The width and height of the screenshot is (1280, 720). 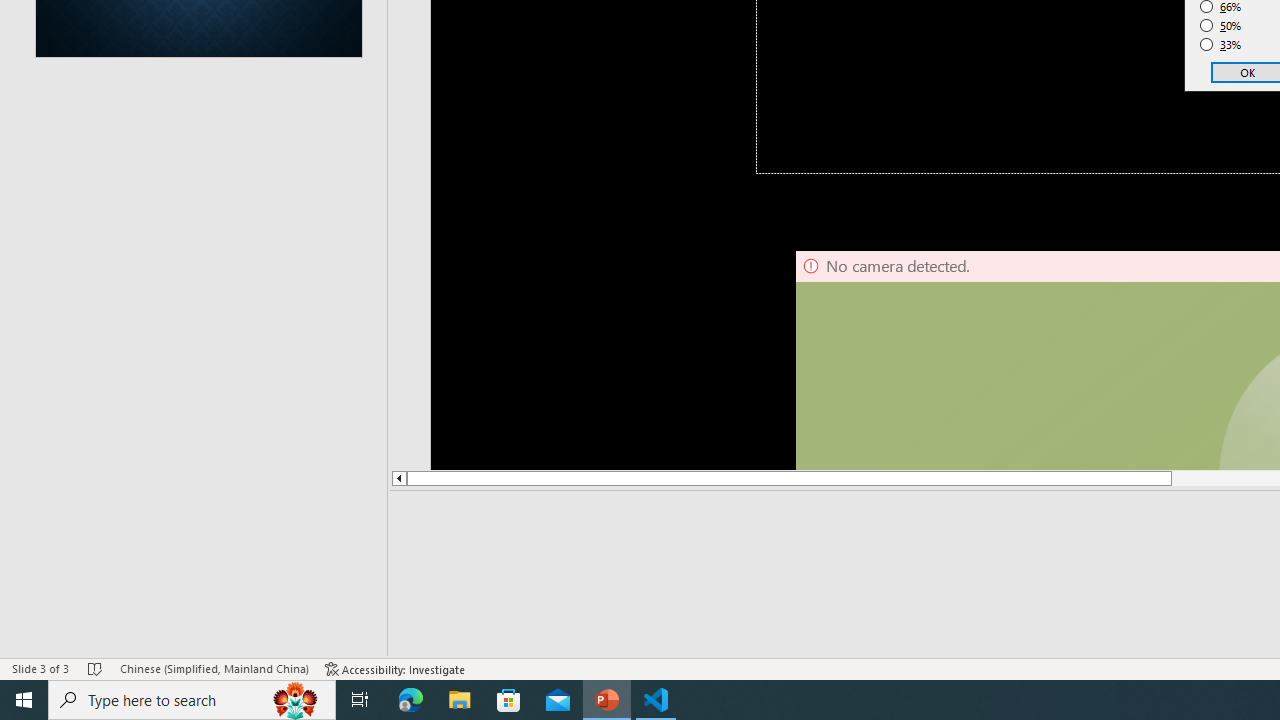 I want to click on '33%', so click(x=1220, y=45).